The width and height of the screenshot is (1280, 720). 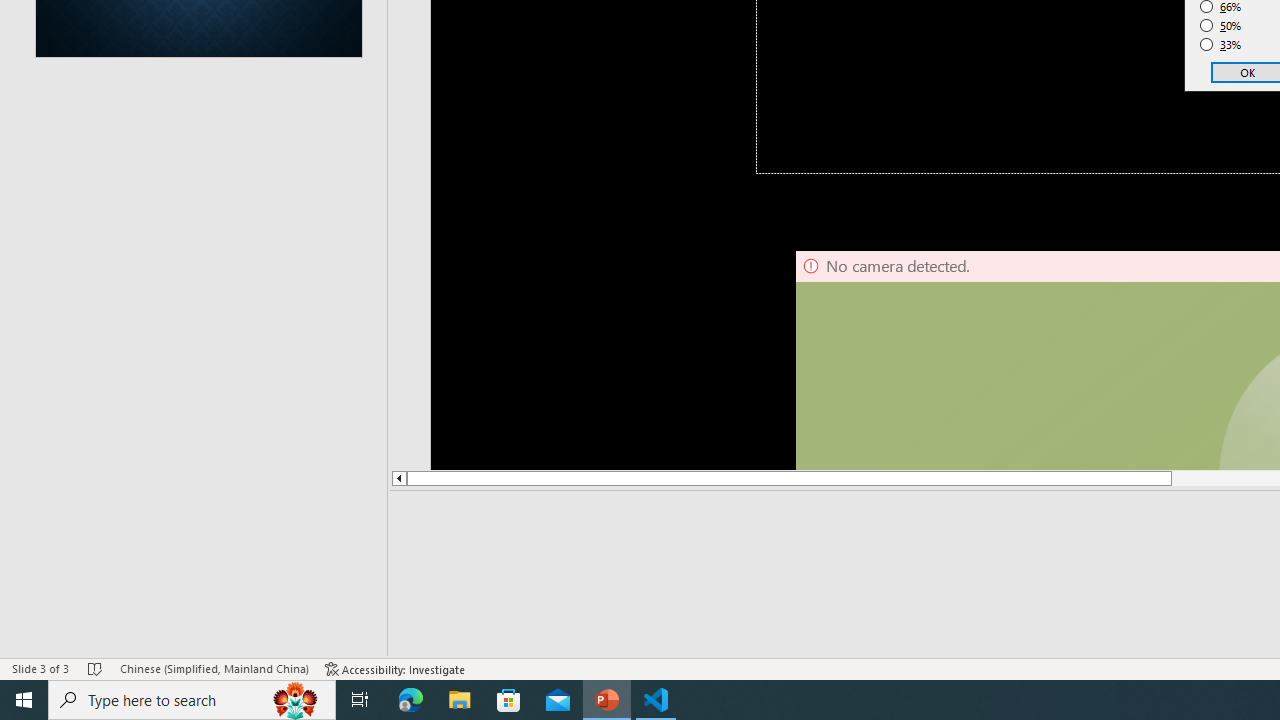 I want to click on '33%', so click(x=1220, y=45).